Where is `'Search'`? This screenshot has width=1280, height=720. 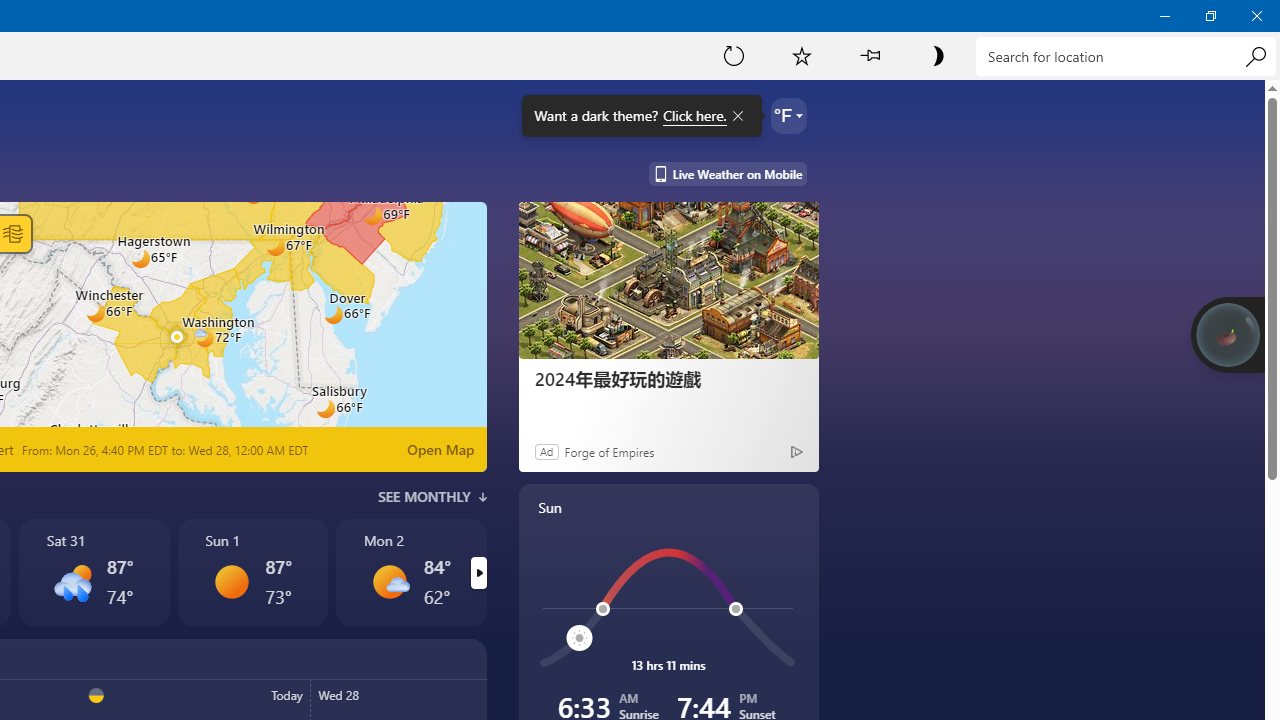
'Search' is located at coordinates (1254, 55).